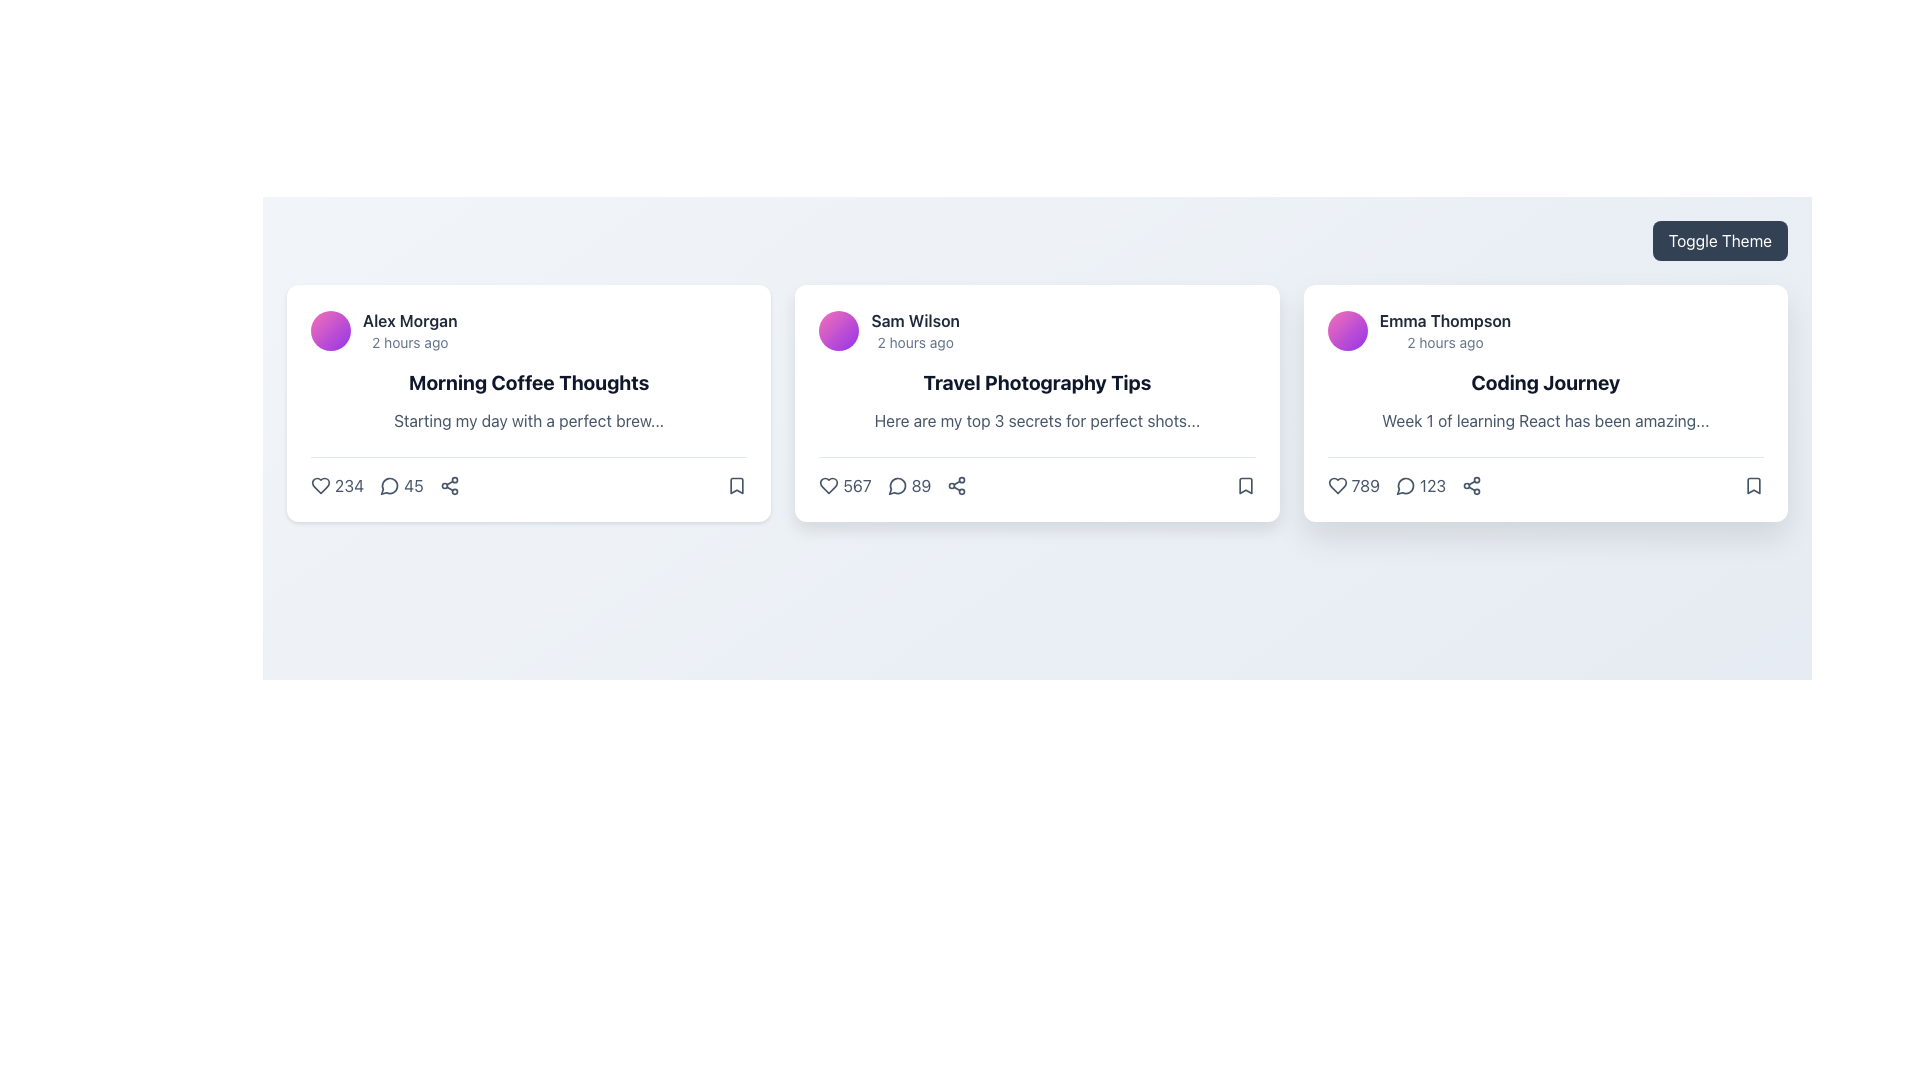 The height and width of the screenshot is (1080, 1920). I want to click on the circular share icon located at the bottom-right corner of the first card, which is styled in slate-gray and features three nodes connected by lines, so click(448, 486).